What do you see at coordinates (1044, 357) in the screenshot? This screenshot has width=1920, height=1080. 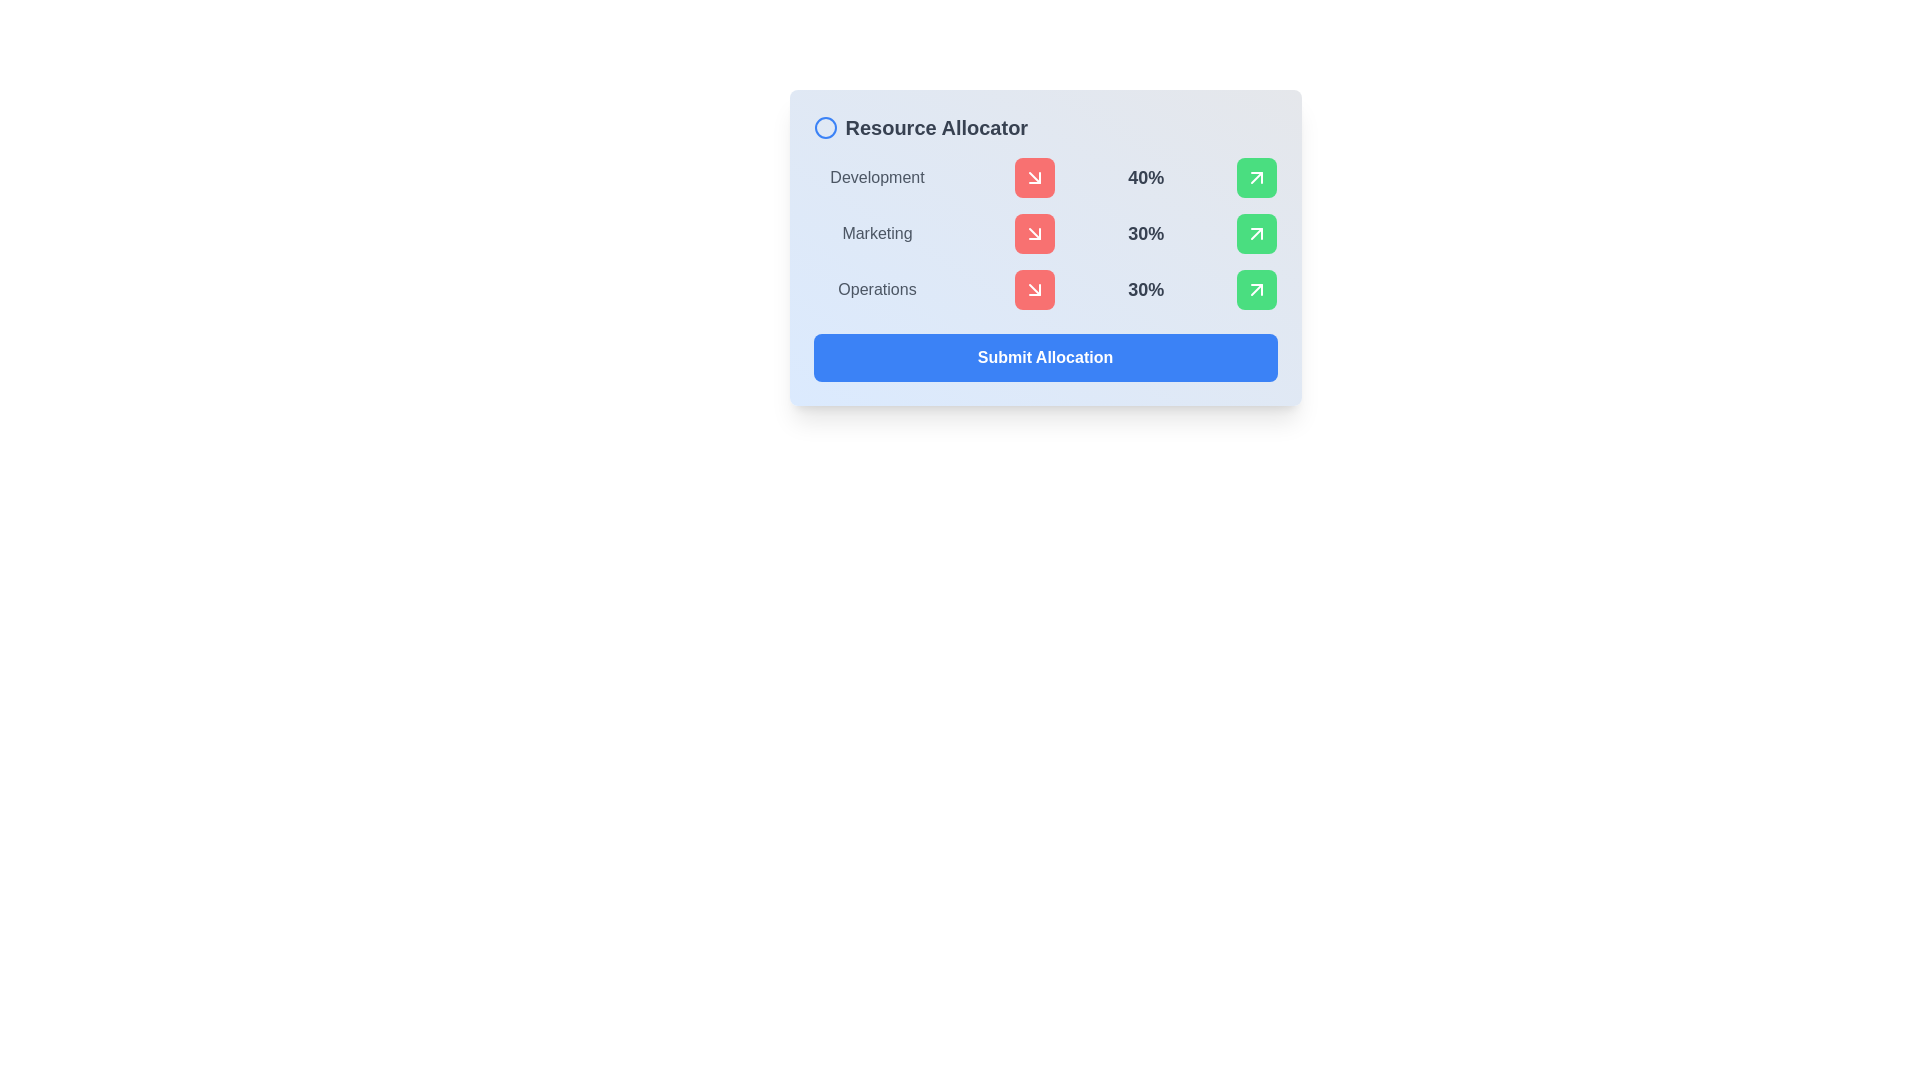 I see `the submit button for resource allocation adjustments` at bounding box center [1044, 357].